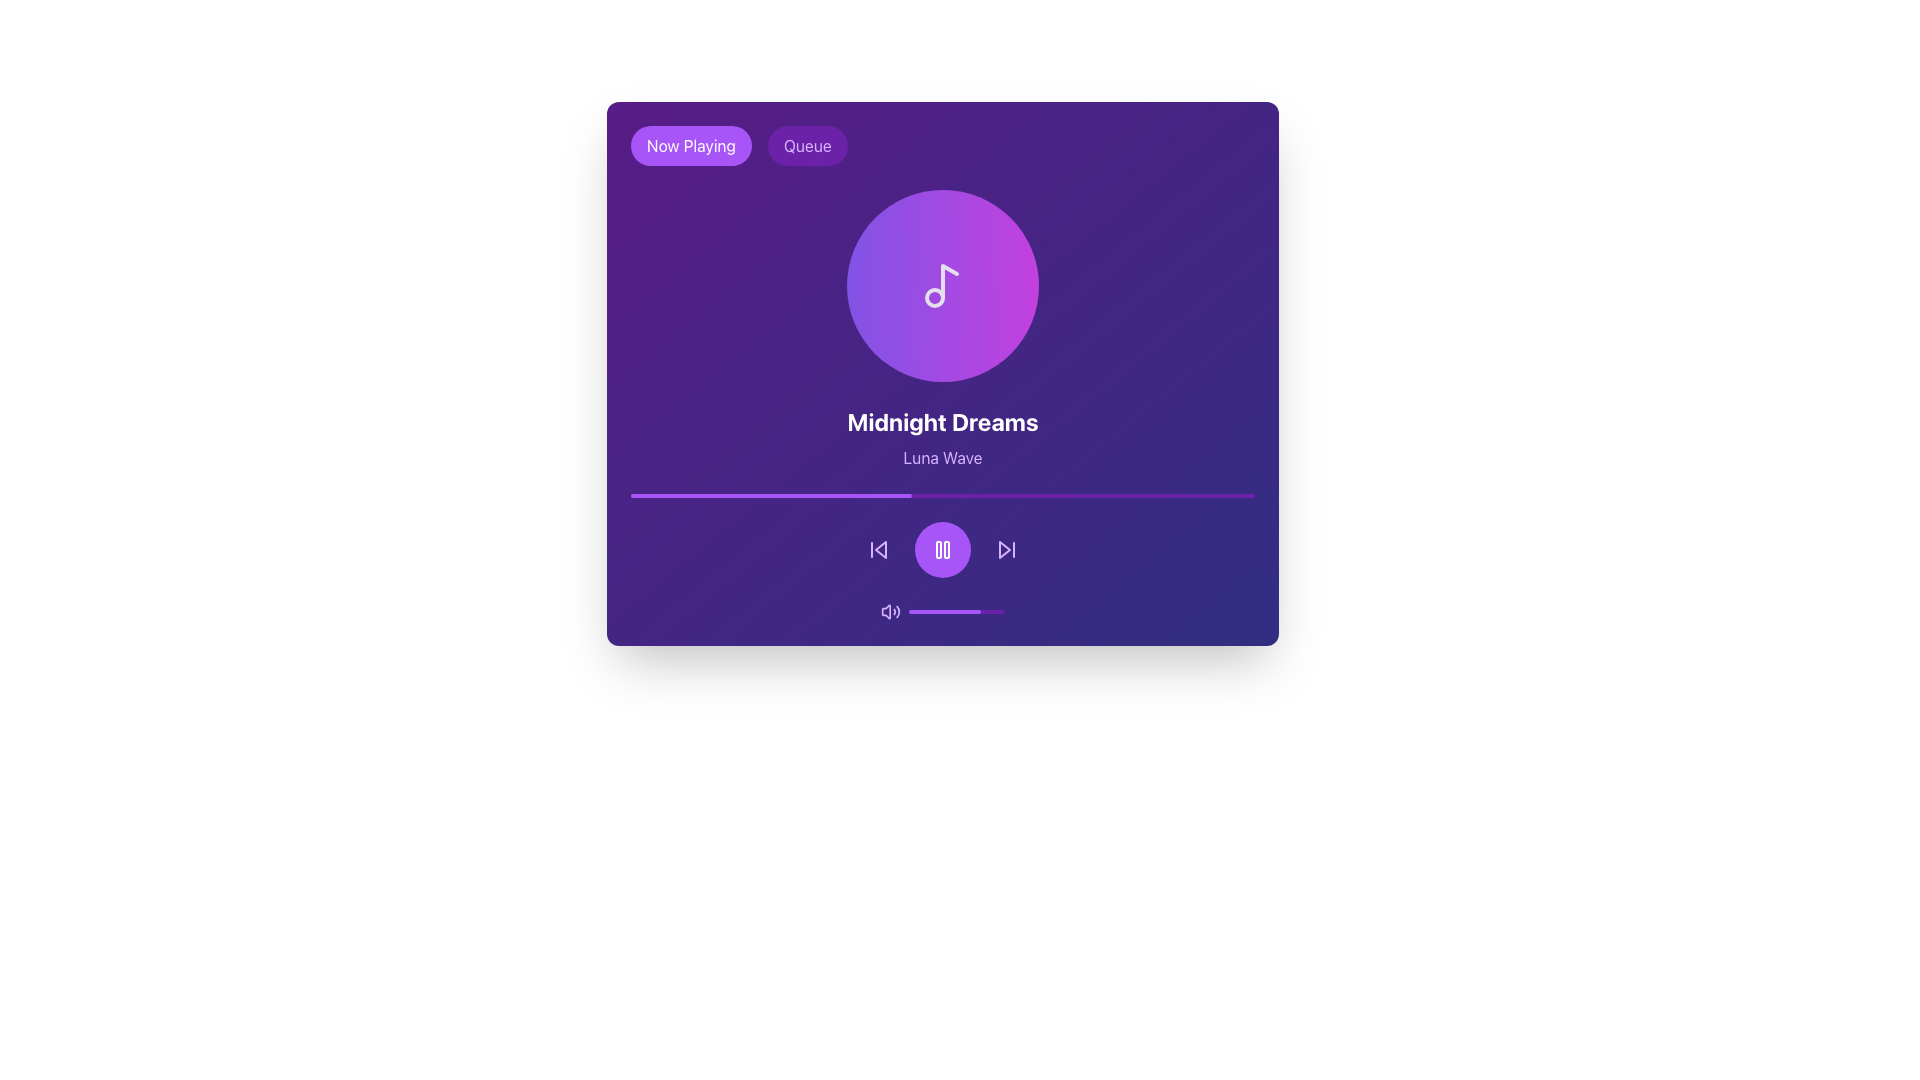 Image resolution: width=1920 pixels, height=1080 pixels. Describe the element at coordinates (1007, 550) in the screenshot. I see `the rightward-facing purple skip forward button located at the bottom-right corner of the media control panel to skip forward` at that location.